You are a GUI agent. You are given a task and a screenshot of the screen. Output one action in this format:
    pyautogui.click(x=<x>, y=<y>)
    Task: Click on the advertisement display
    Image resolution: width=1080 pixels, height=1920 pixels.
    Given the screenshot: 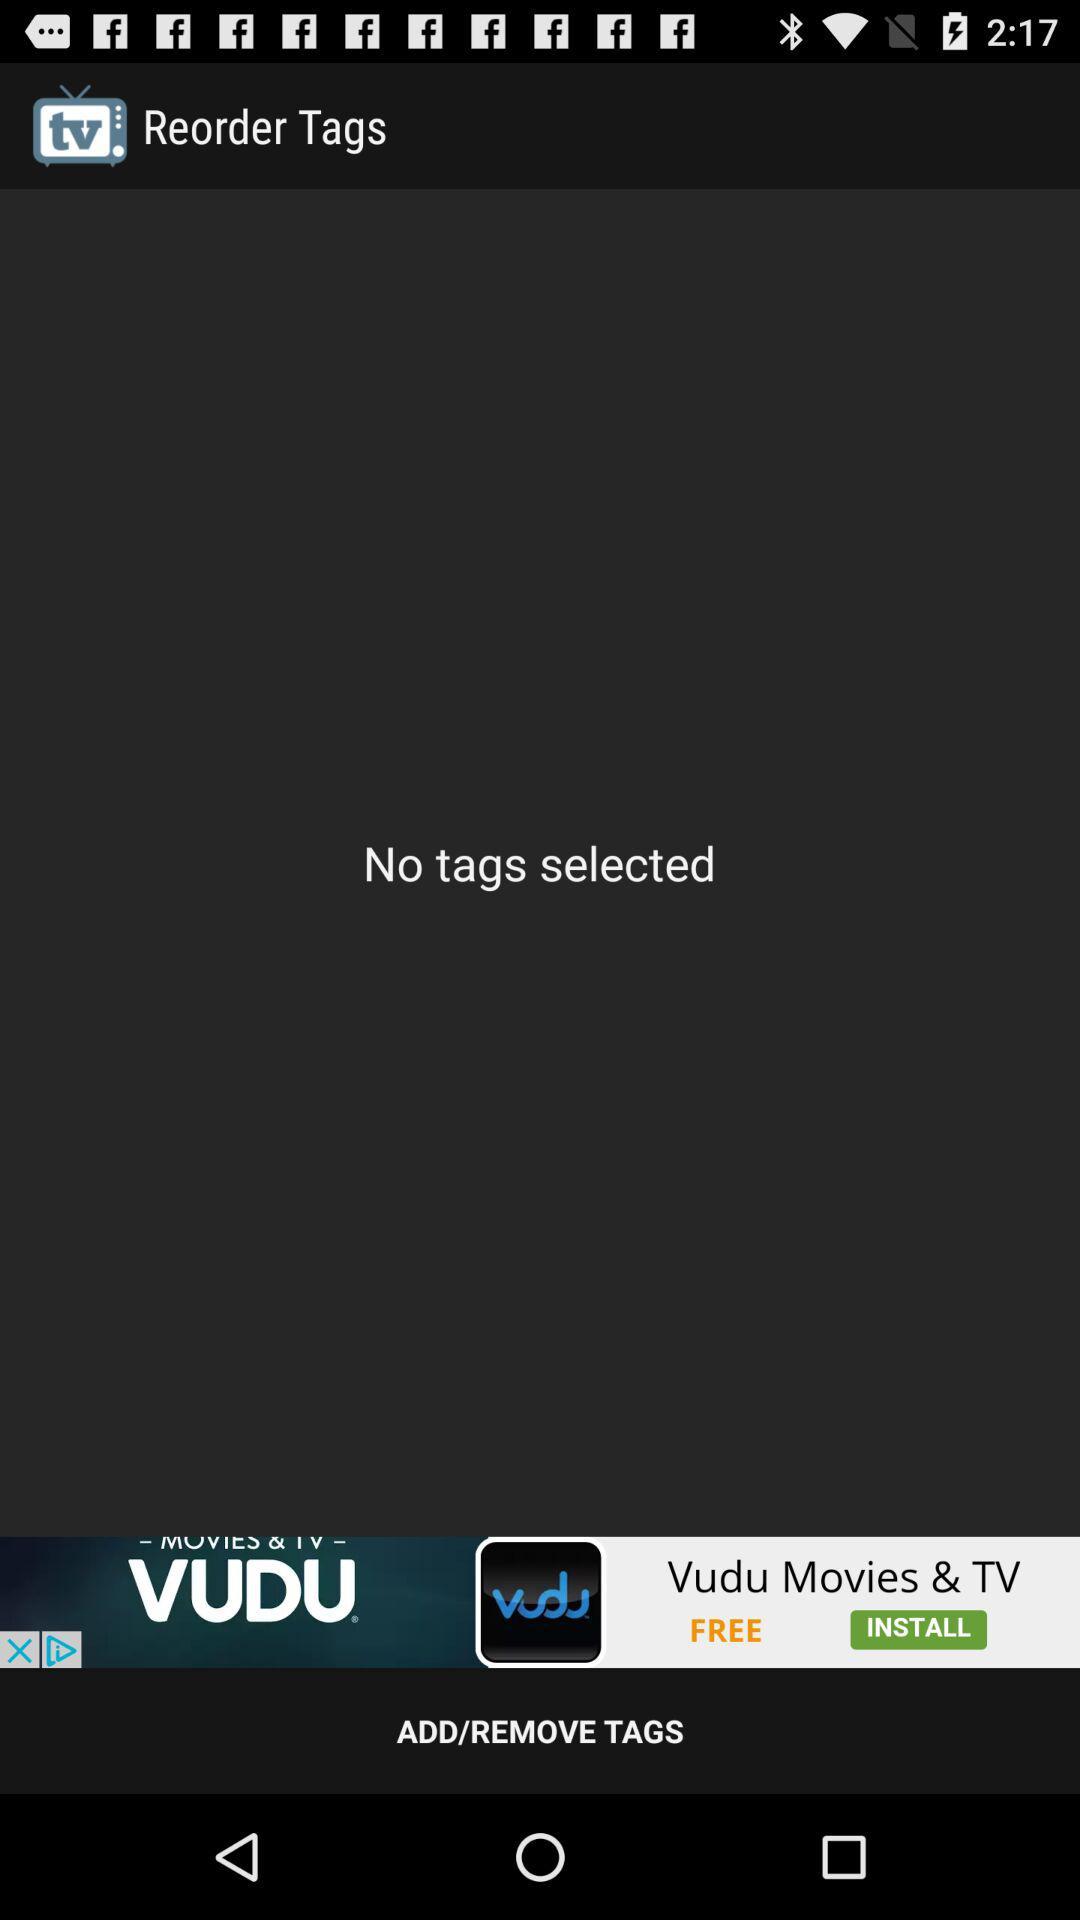 What is the action you would take?
    pyautogui.click(x=540, y=1602)
    